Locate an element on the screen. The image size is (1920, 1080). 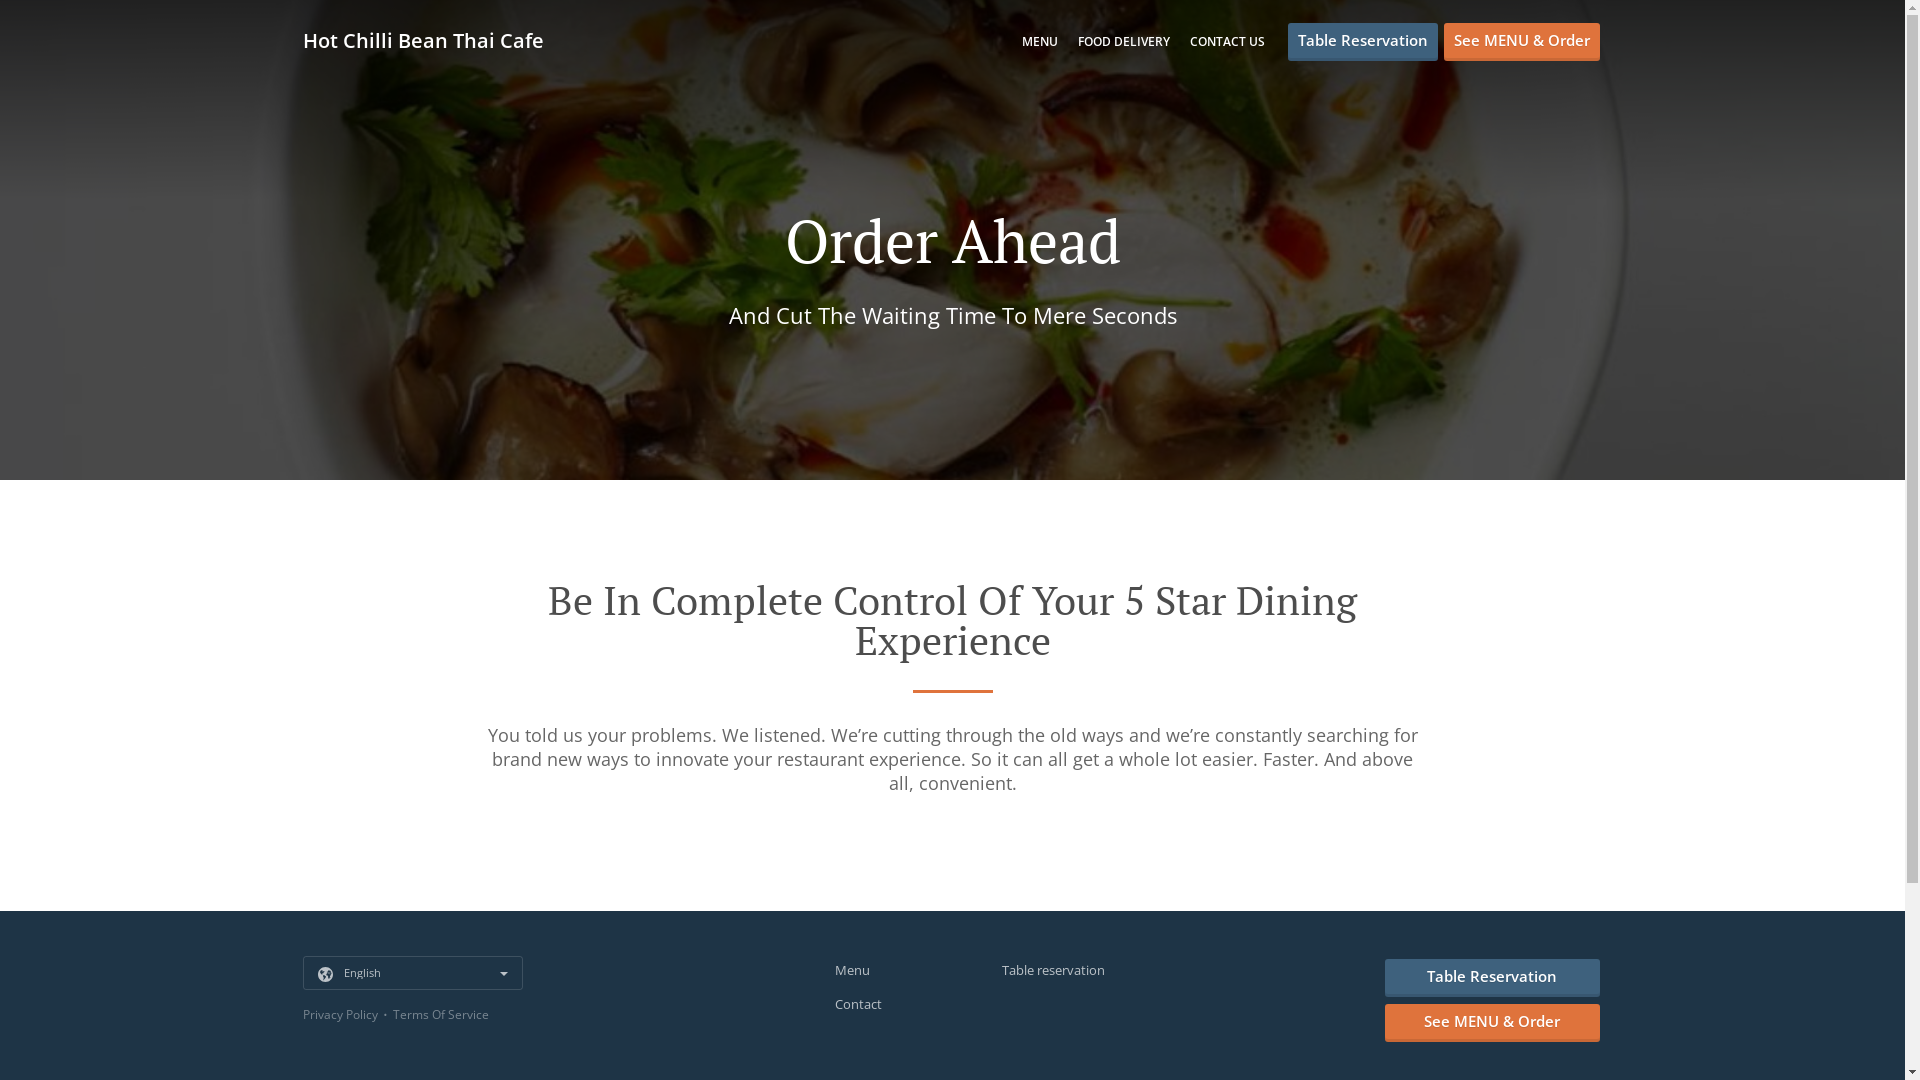
'Hot Chilli Bean Thai Cafe' is located at coordinates (301, 40).